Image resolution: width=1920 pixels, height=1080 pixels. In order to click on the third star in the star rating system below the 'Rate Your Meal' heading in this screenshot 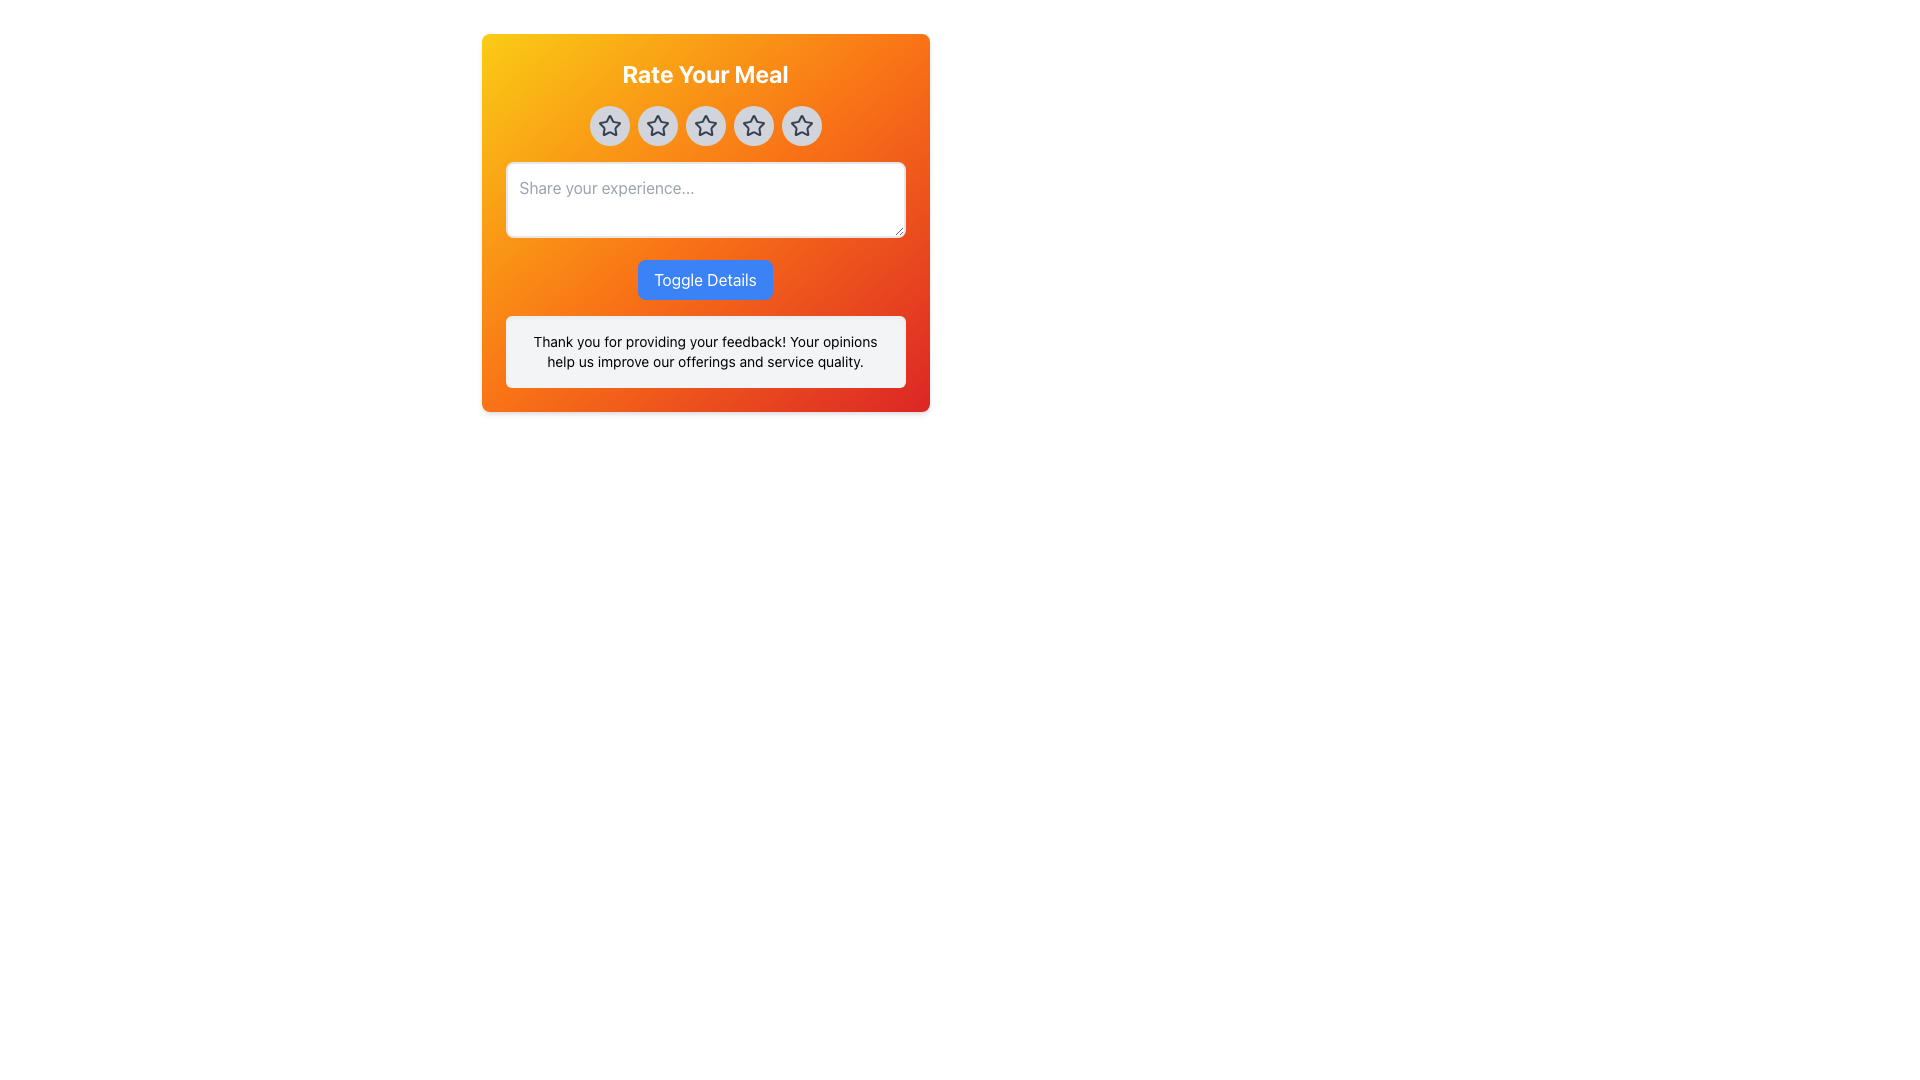, I will do `click(752, 125)`.